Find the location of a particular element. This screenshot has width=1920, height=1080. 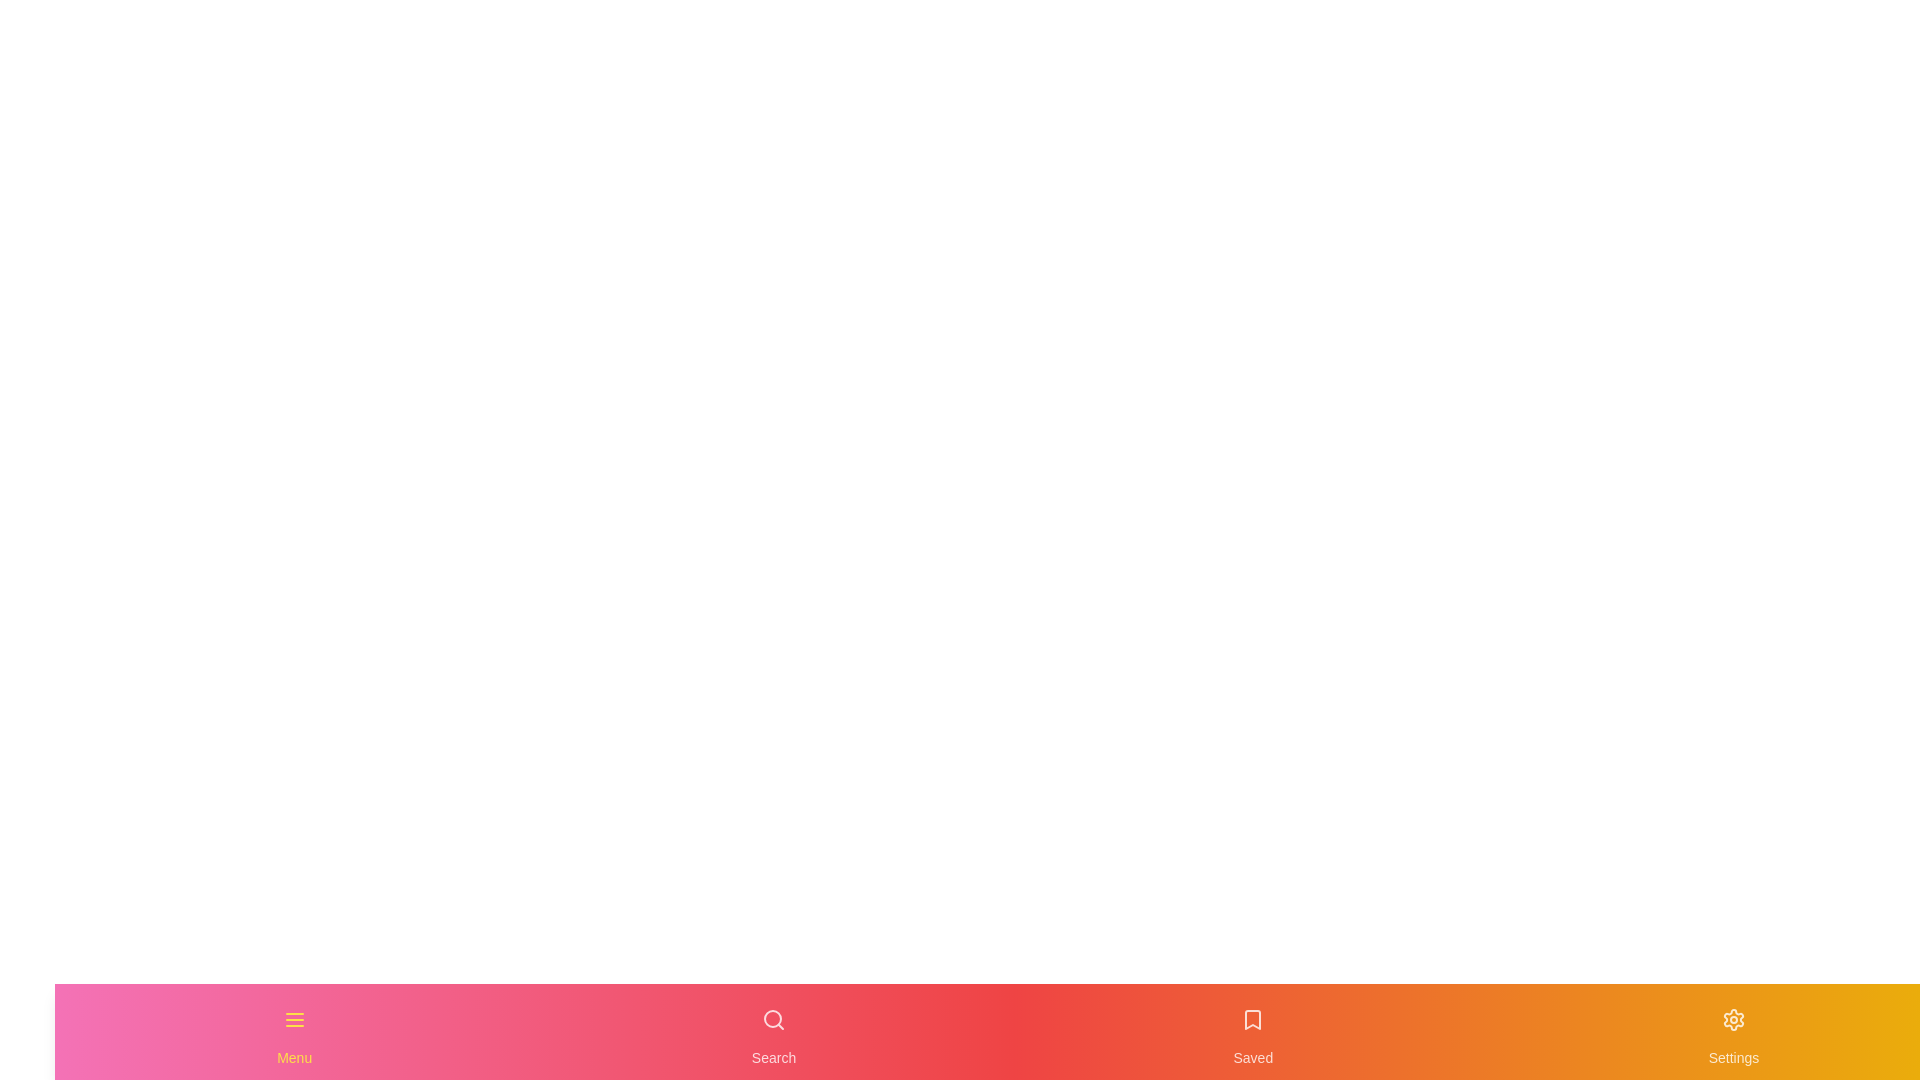

the navigation item labeled Search to highlight it is located at coordinates (772, 1032).